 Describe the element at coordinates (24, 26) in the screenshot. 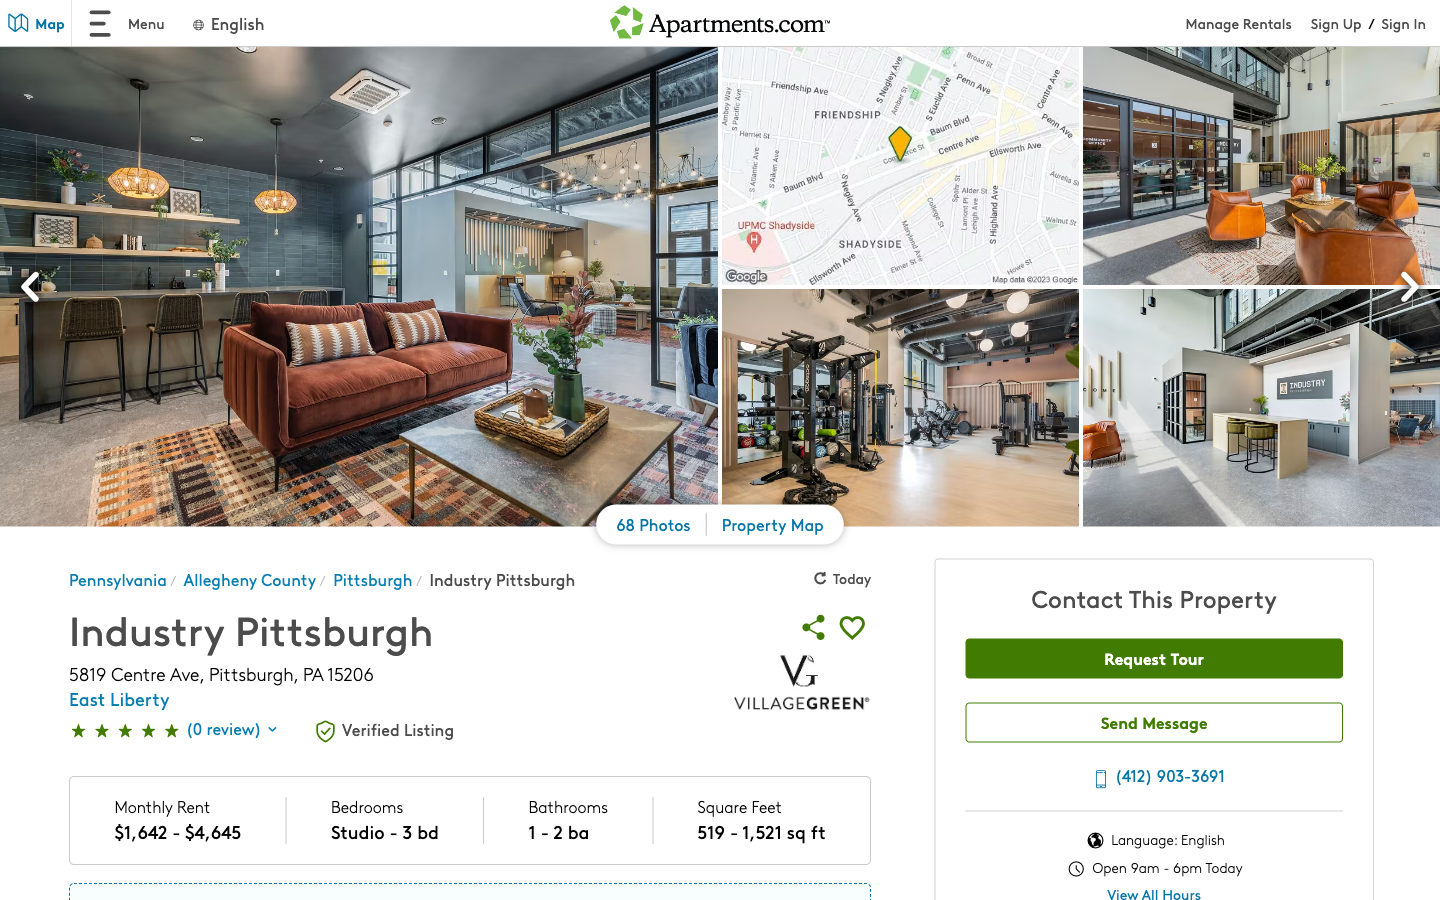

I see `the map feature` at that location.